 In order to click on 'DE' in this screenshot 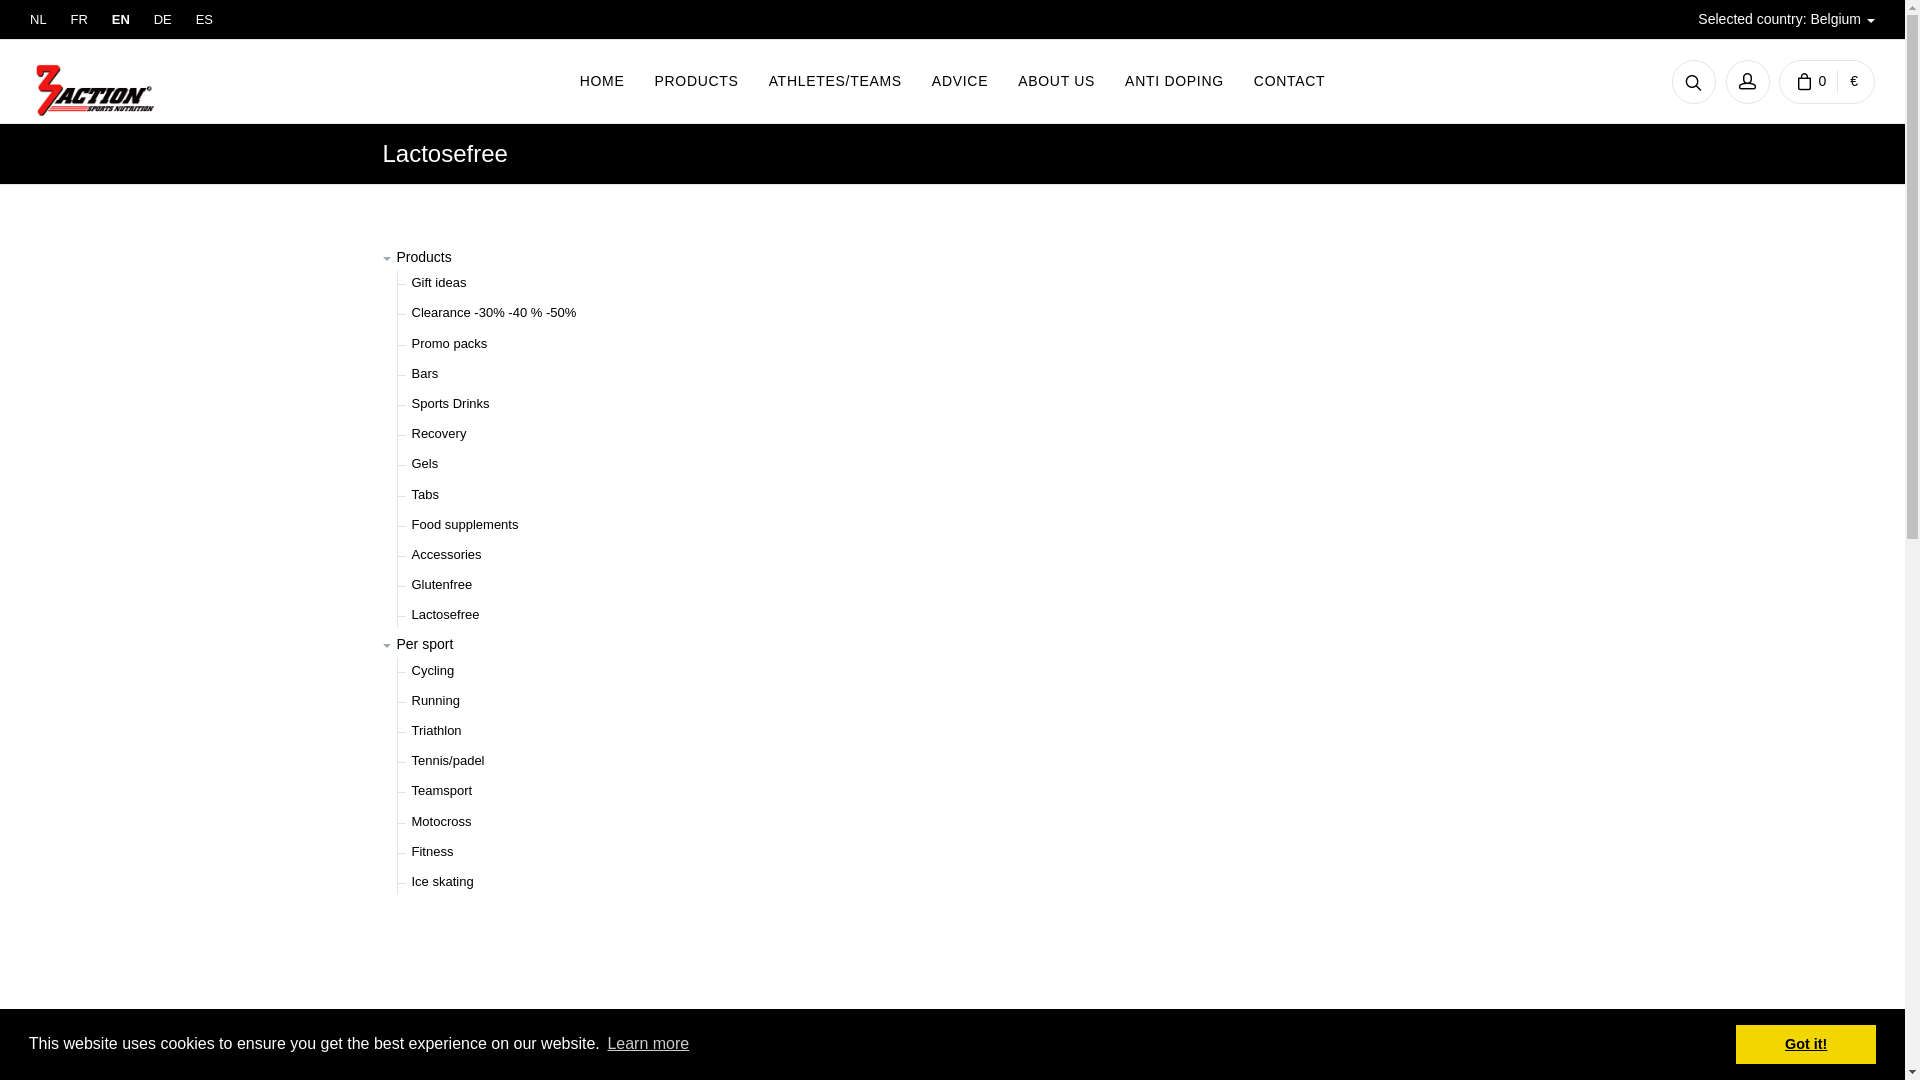, I will do `click(163, 19)`.